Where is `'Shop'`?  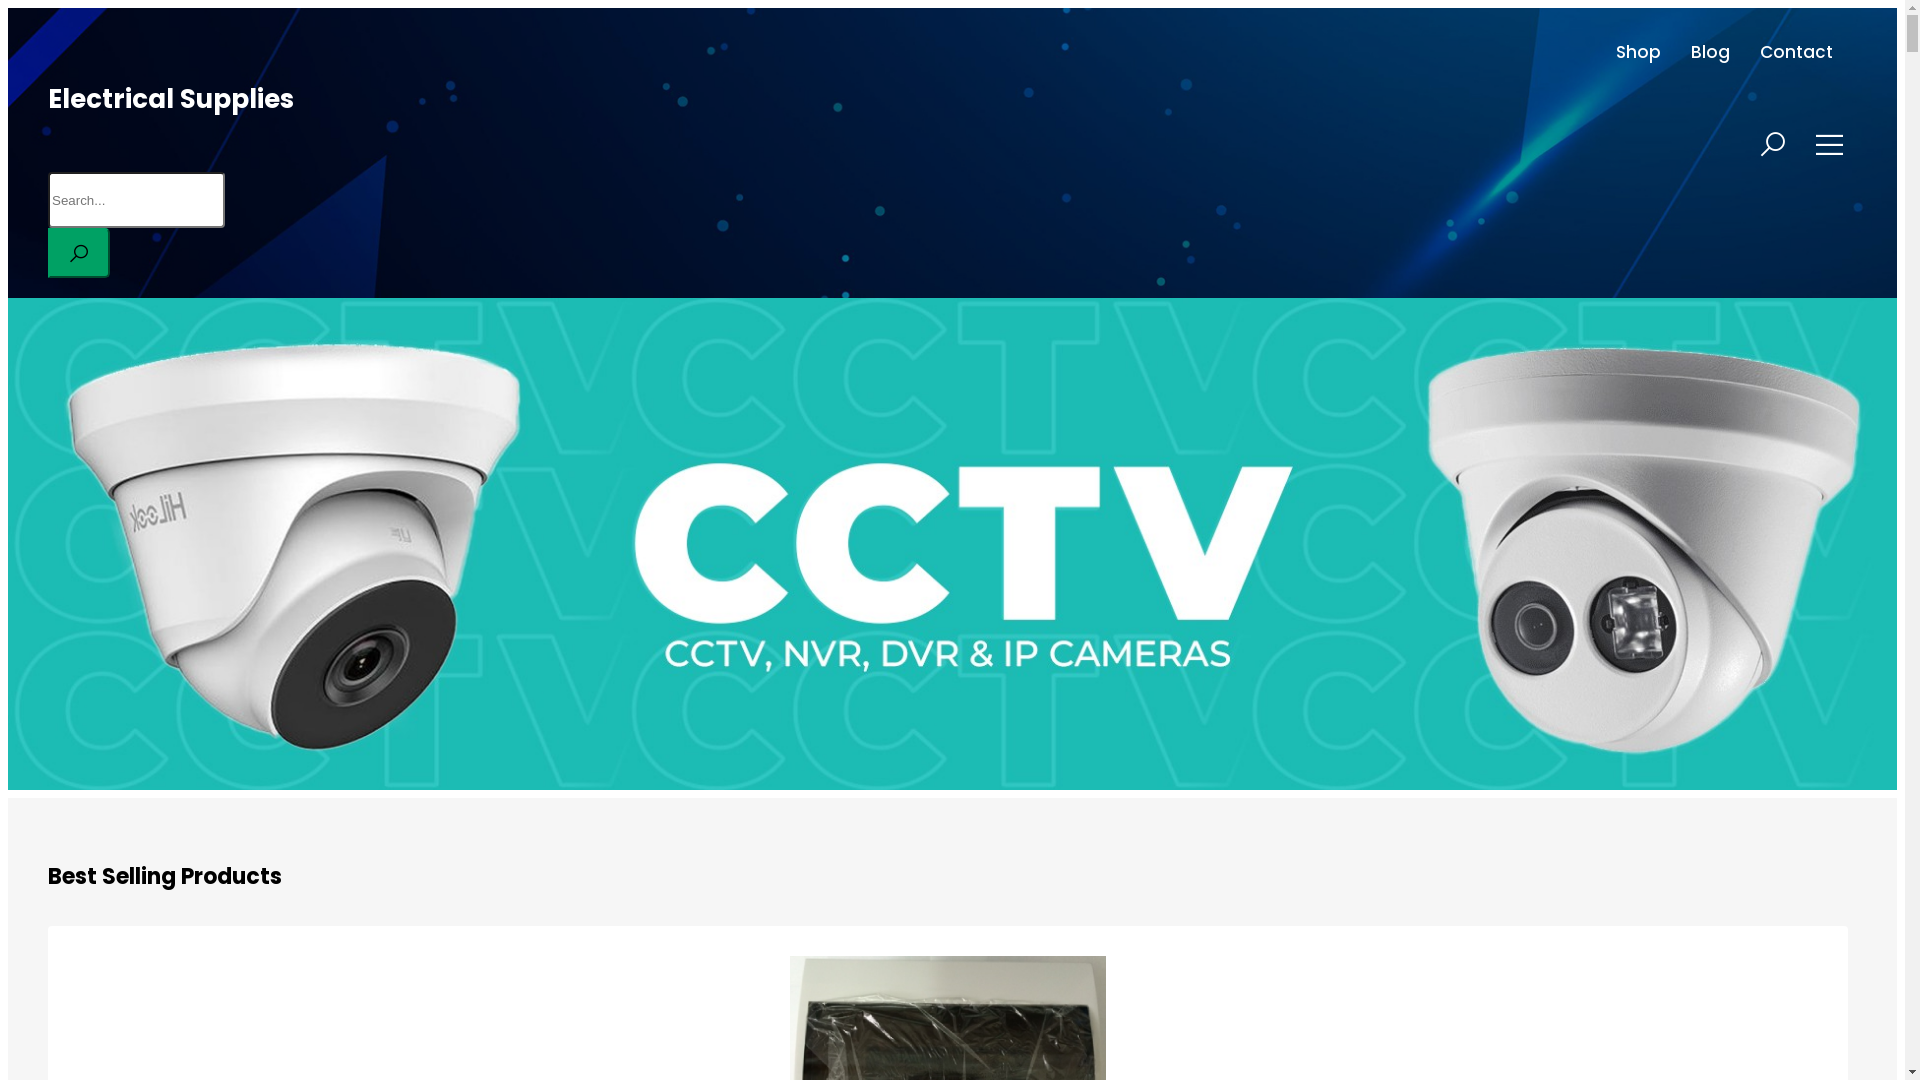
'Shop' is located at coordinates (1638, 51).